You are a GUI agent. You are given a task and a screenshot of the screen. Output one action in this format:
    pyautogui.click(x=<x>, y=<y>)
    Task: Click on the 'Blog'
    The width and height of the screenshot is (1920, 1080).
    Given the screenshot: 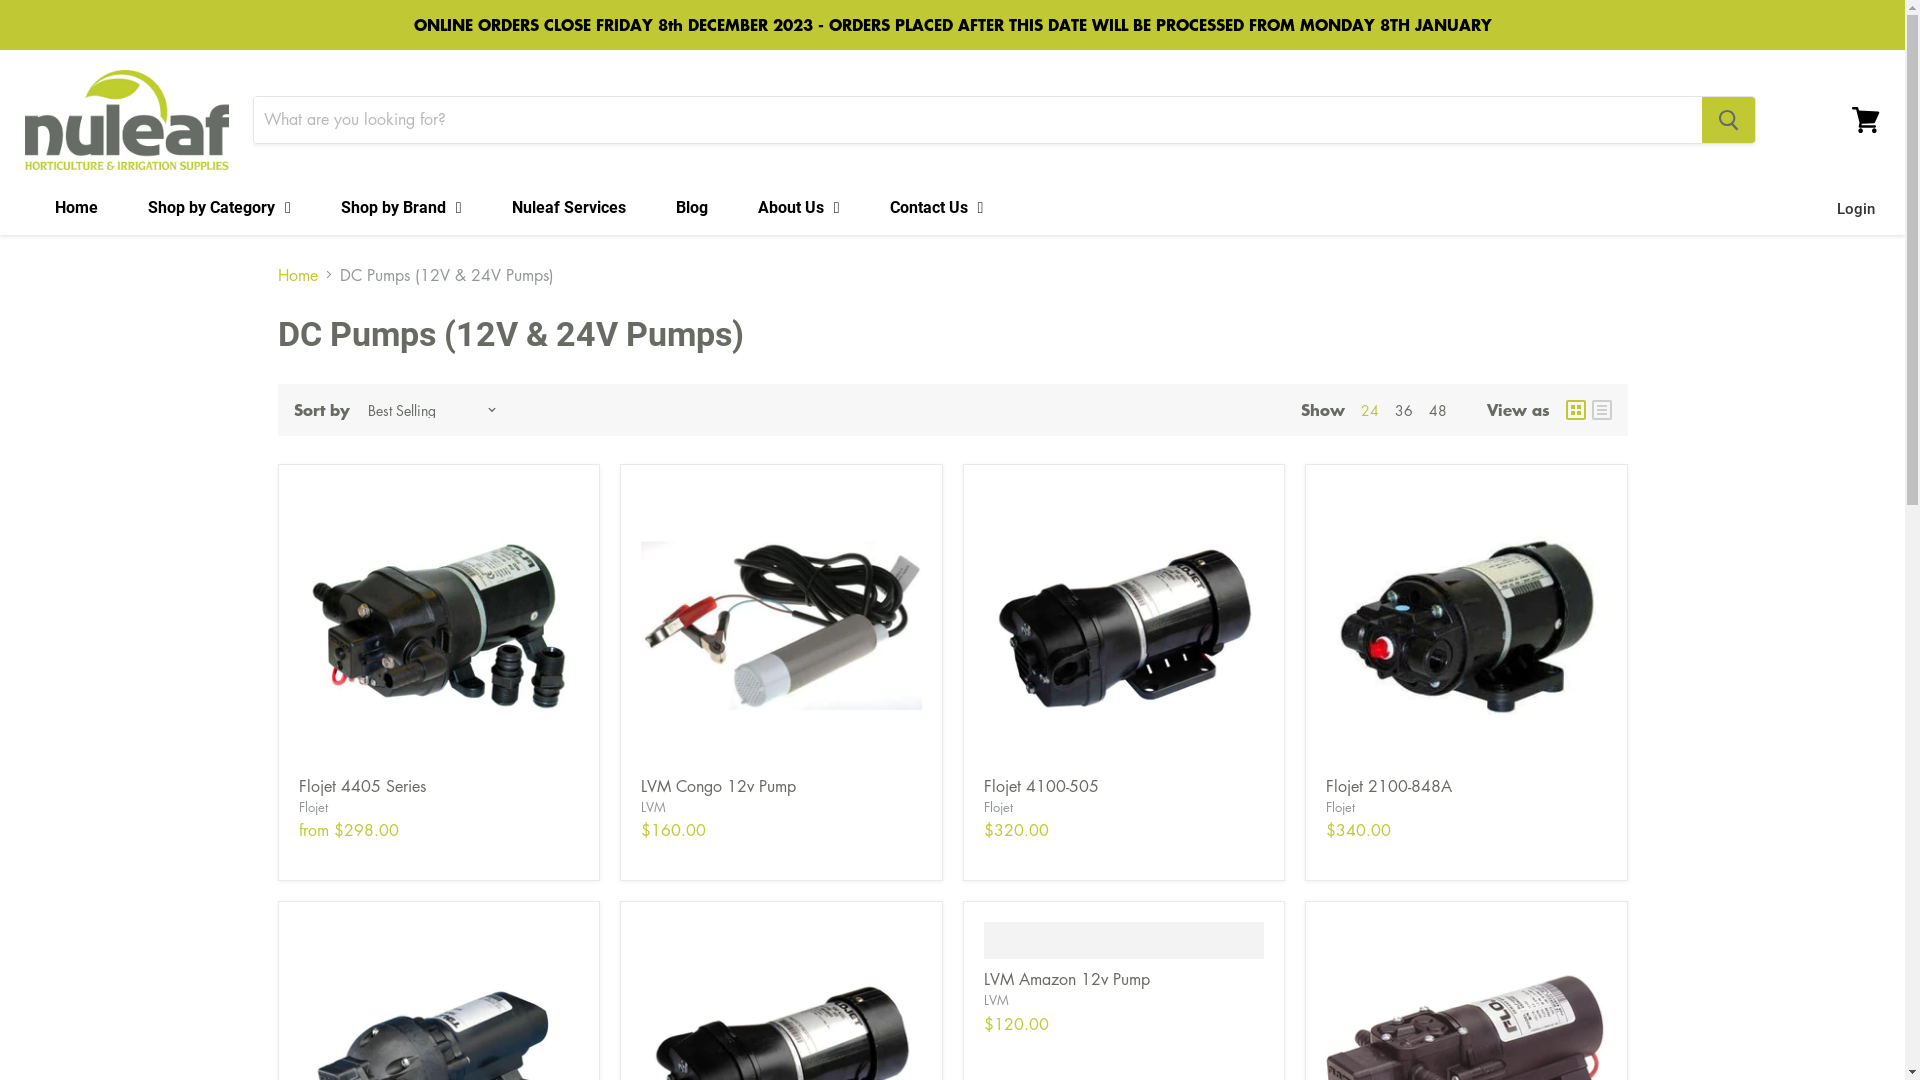 What is the action you would take?
    pyautogui.click(x=686, y=207)
    